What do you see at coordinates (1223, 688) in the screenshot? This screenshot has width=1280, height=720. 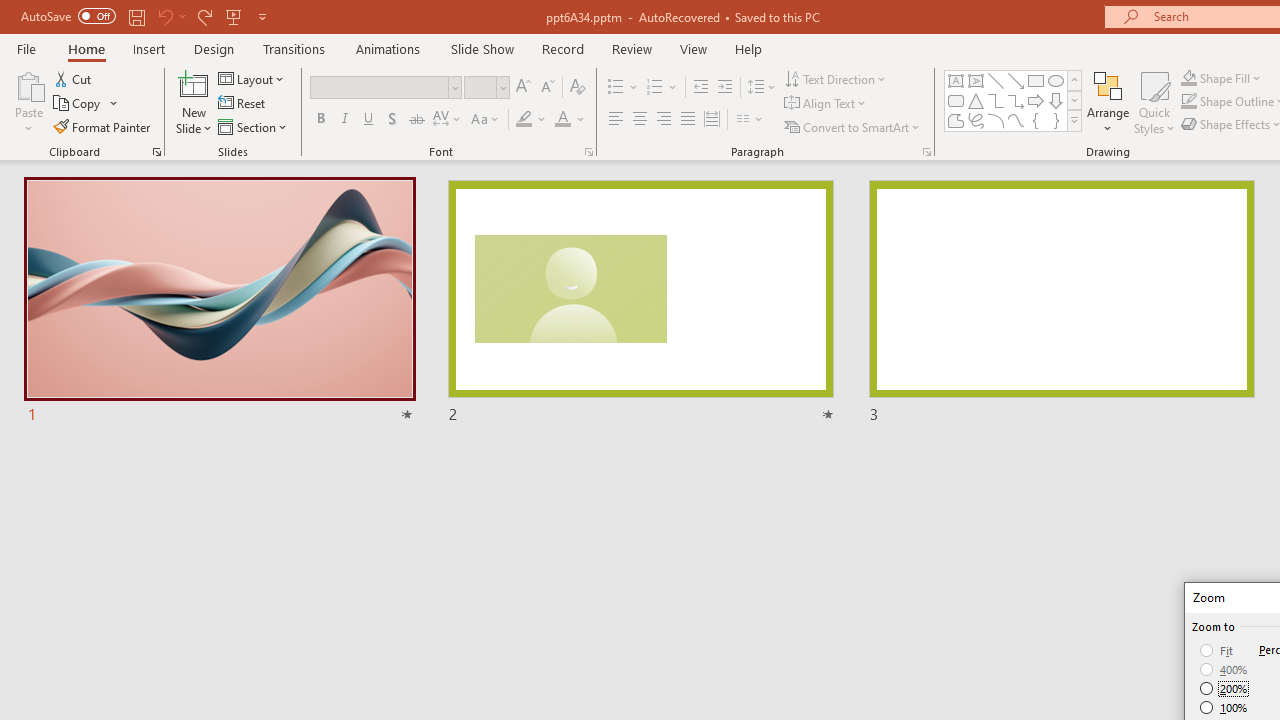 I see `'200%'` at bounding box center [1223, 688].